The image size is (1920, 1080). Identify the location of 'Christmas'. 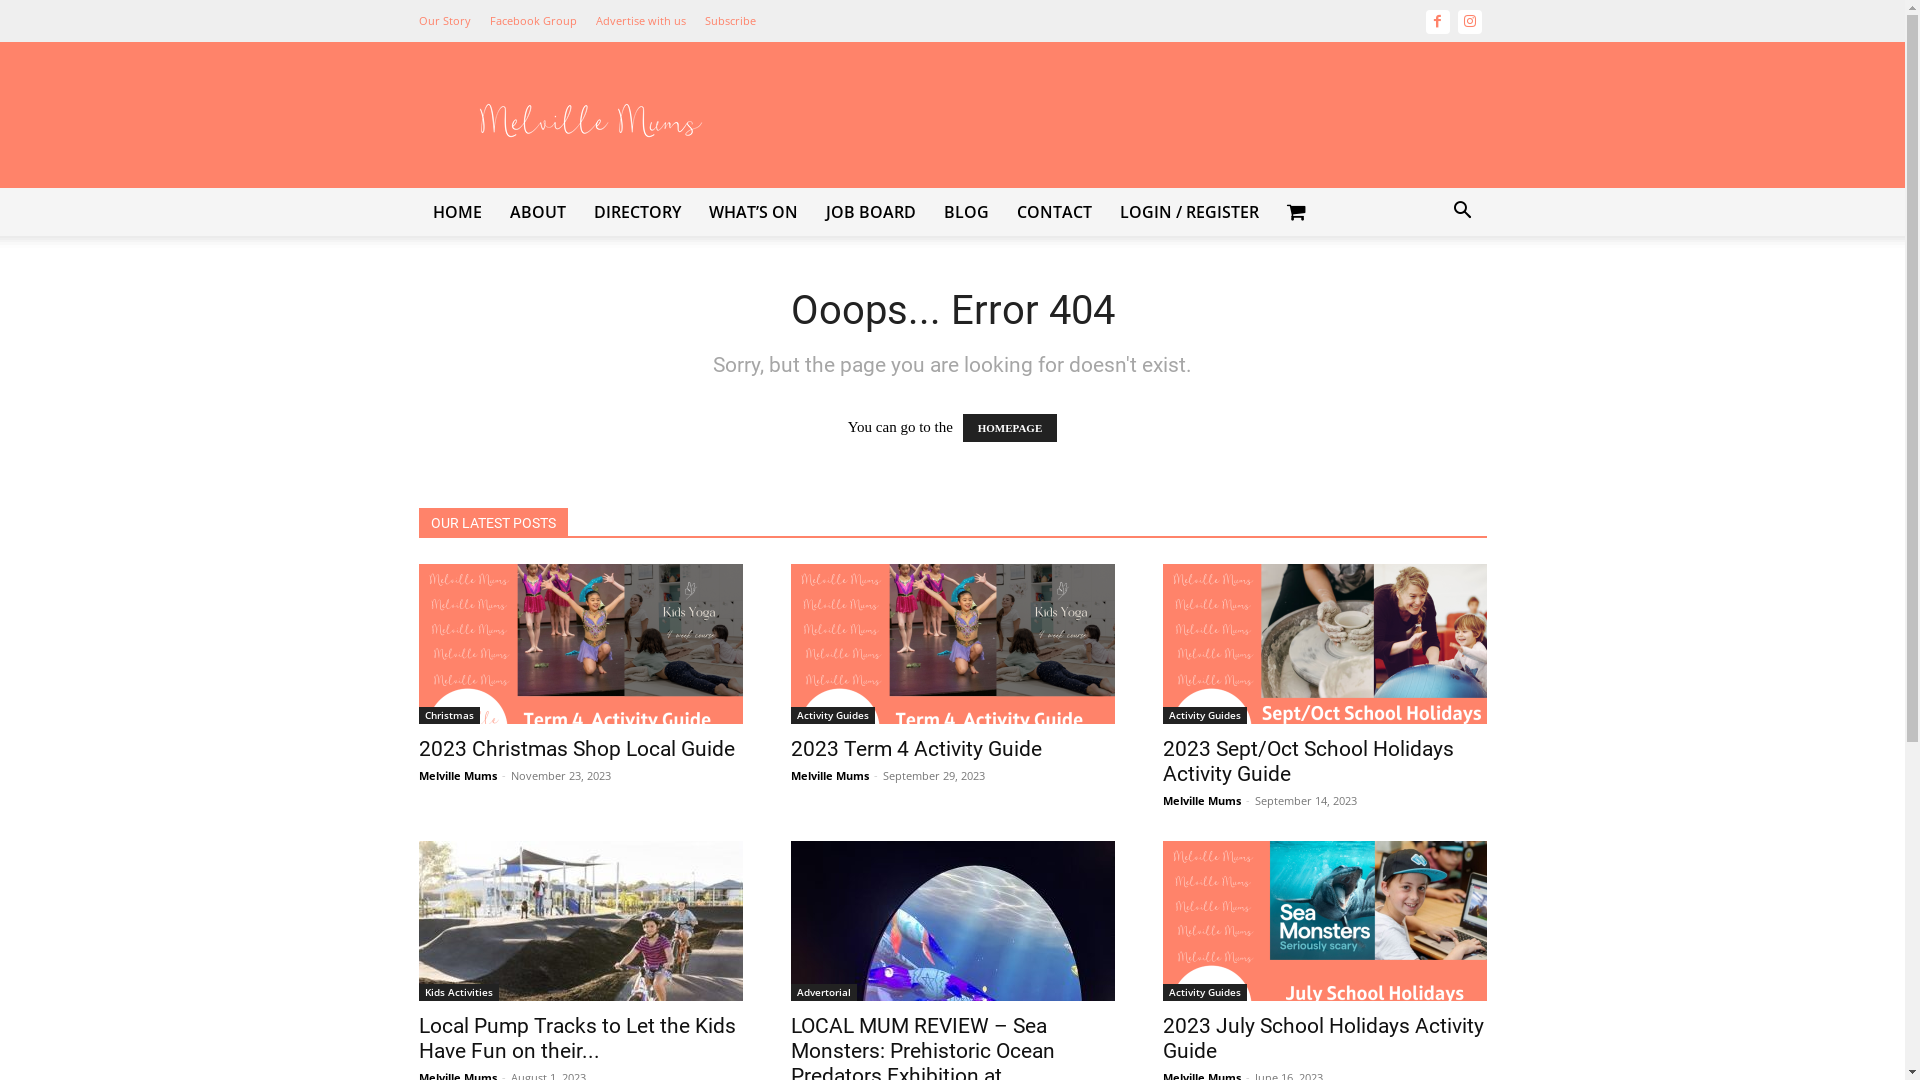
(447, 714).